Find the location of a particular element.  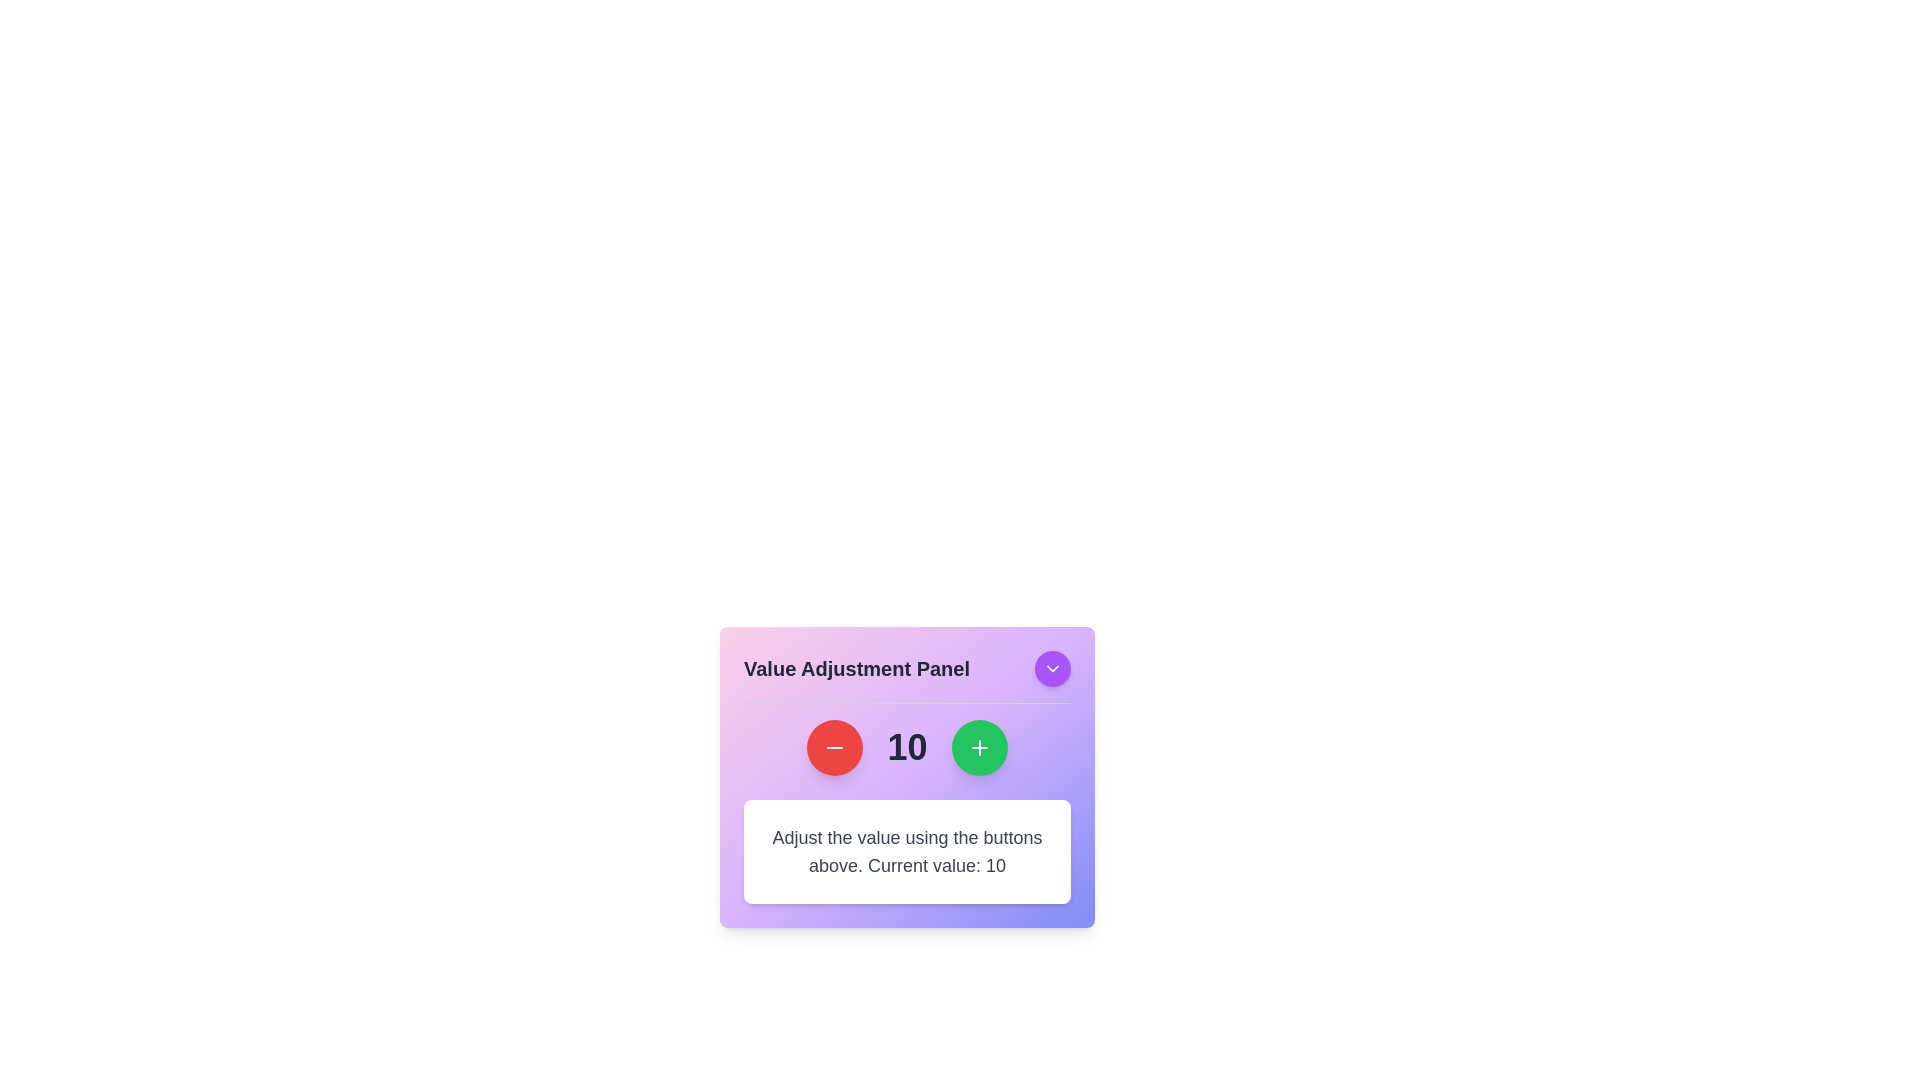

bold header text 'Value Adjustment Panel' located at the top-left section of the interface, styled in dark gray on a light gradient background is located at coordinates (857, 668).